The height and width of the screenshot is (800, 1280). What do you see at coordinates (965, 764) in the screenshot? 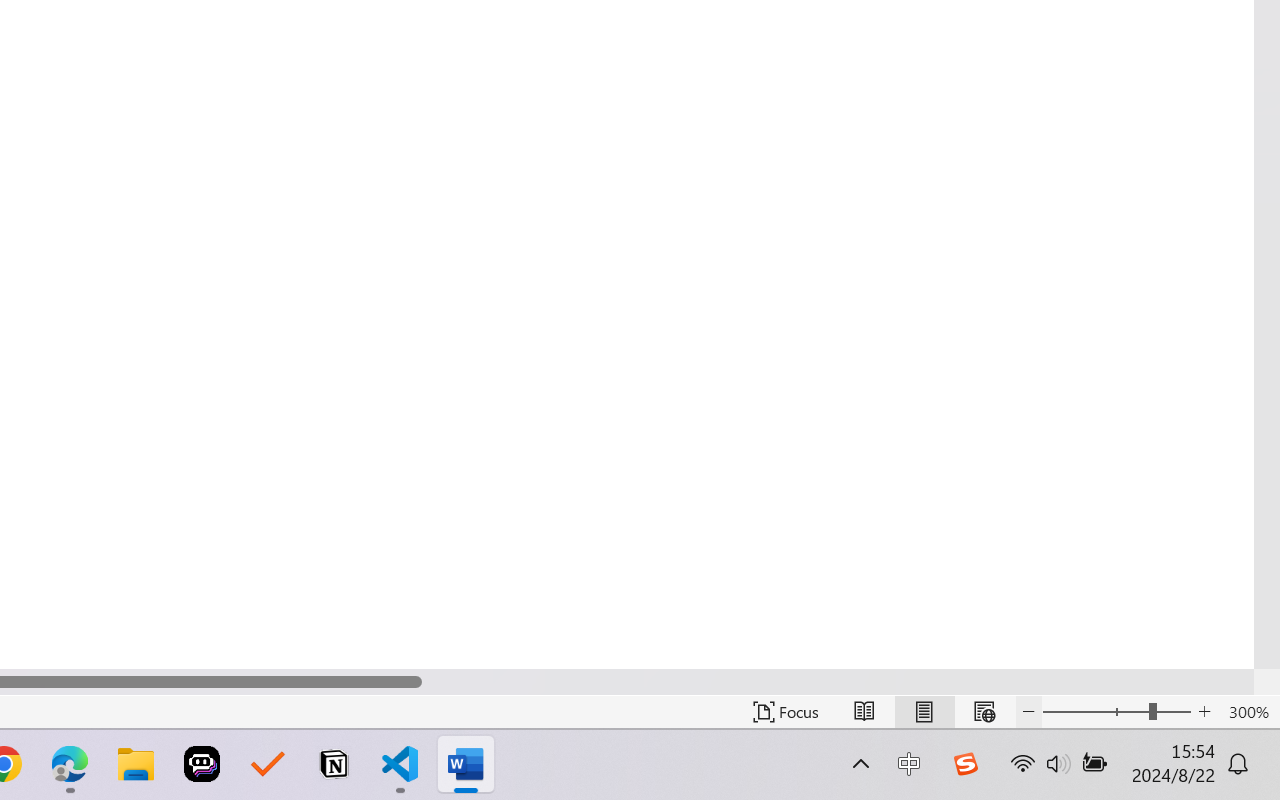
I see `'Class: Image'` at bounding box center [965, 764].